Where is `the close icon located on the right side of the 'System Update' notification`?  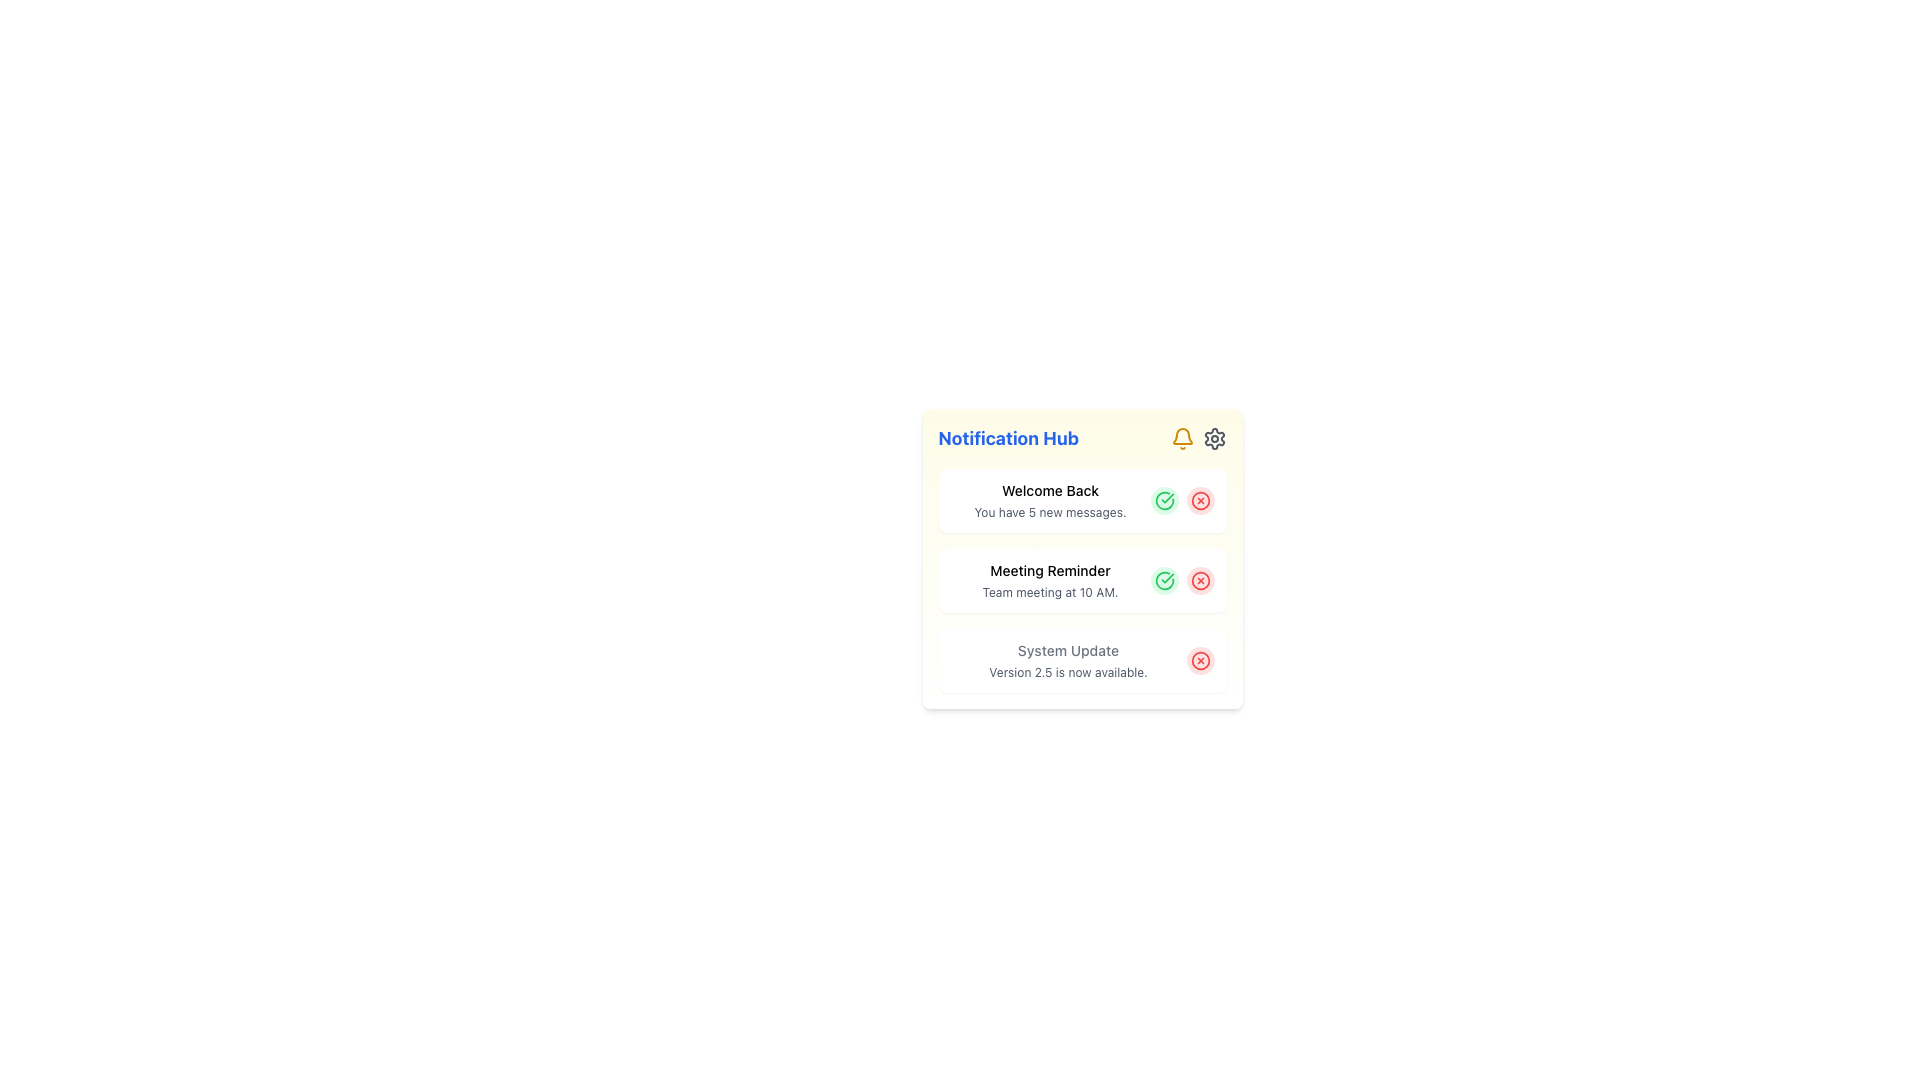
the close icon located on the right side of the 'System Update' notification is located at coordinates (1200, 660).